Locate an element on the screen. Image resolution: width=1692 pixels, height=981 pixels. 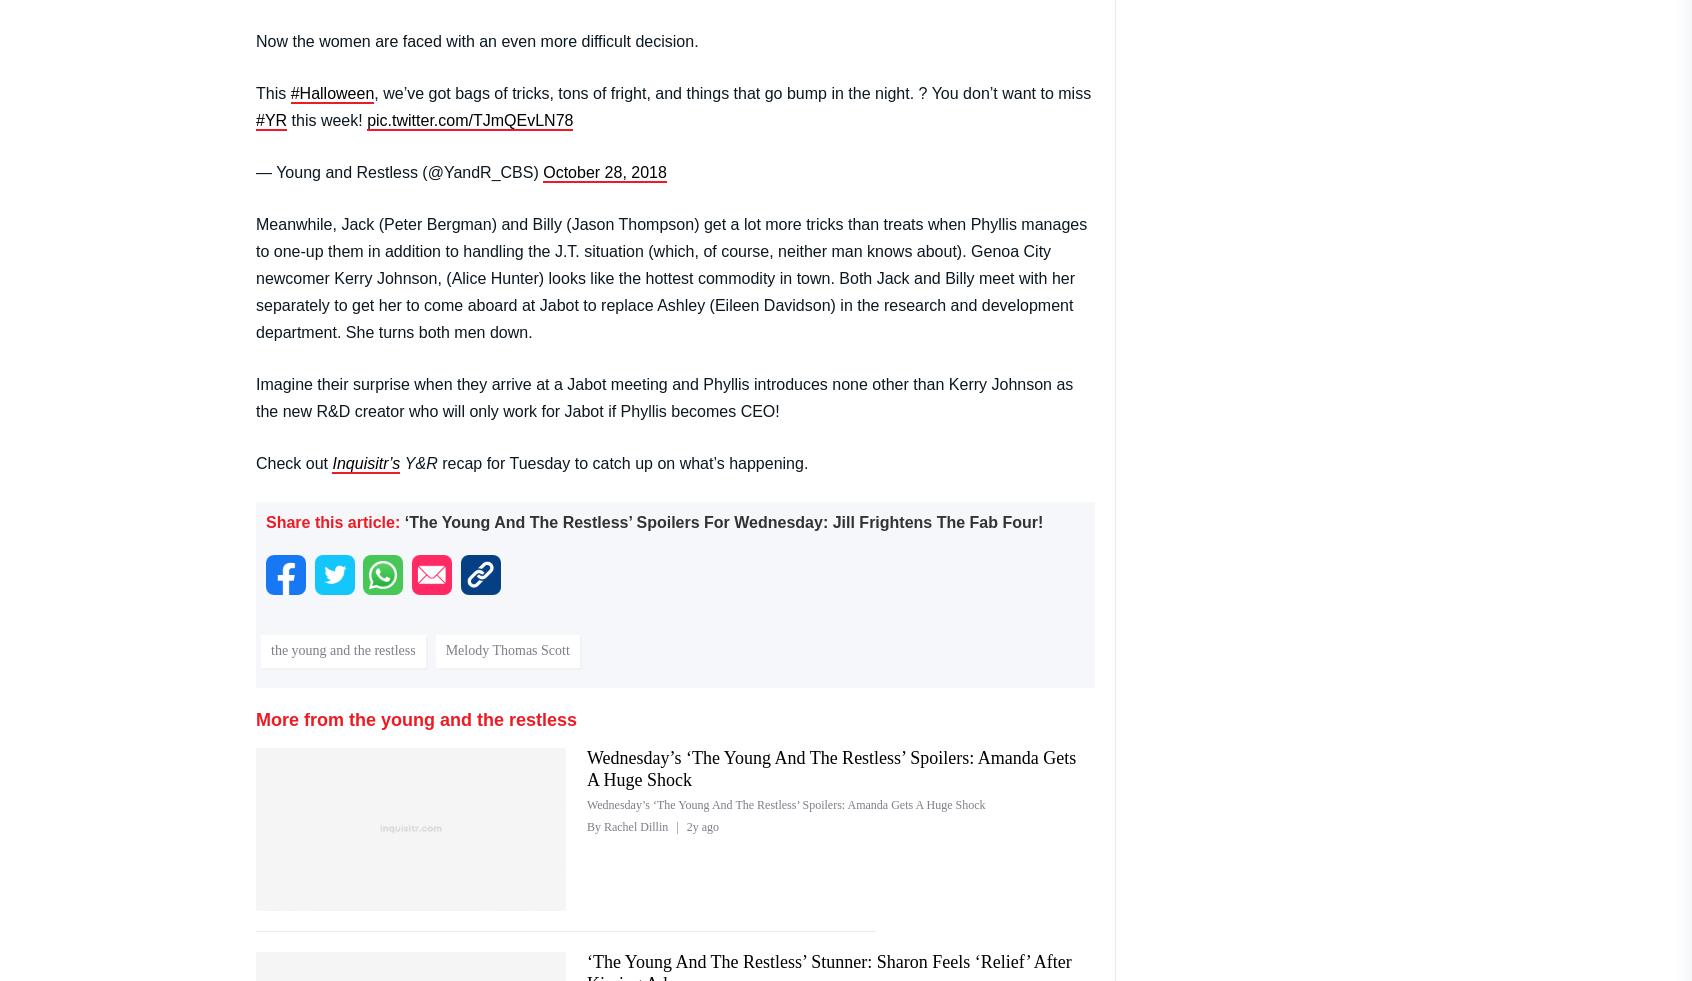
'the young and the restless' is located at coordinates (341, 649).